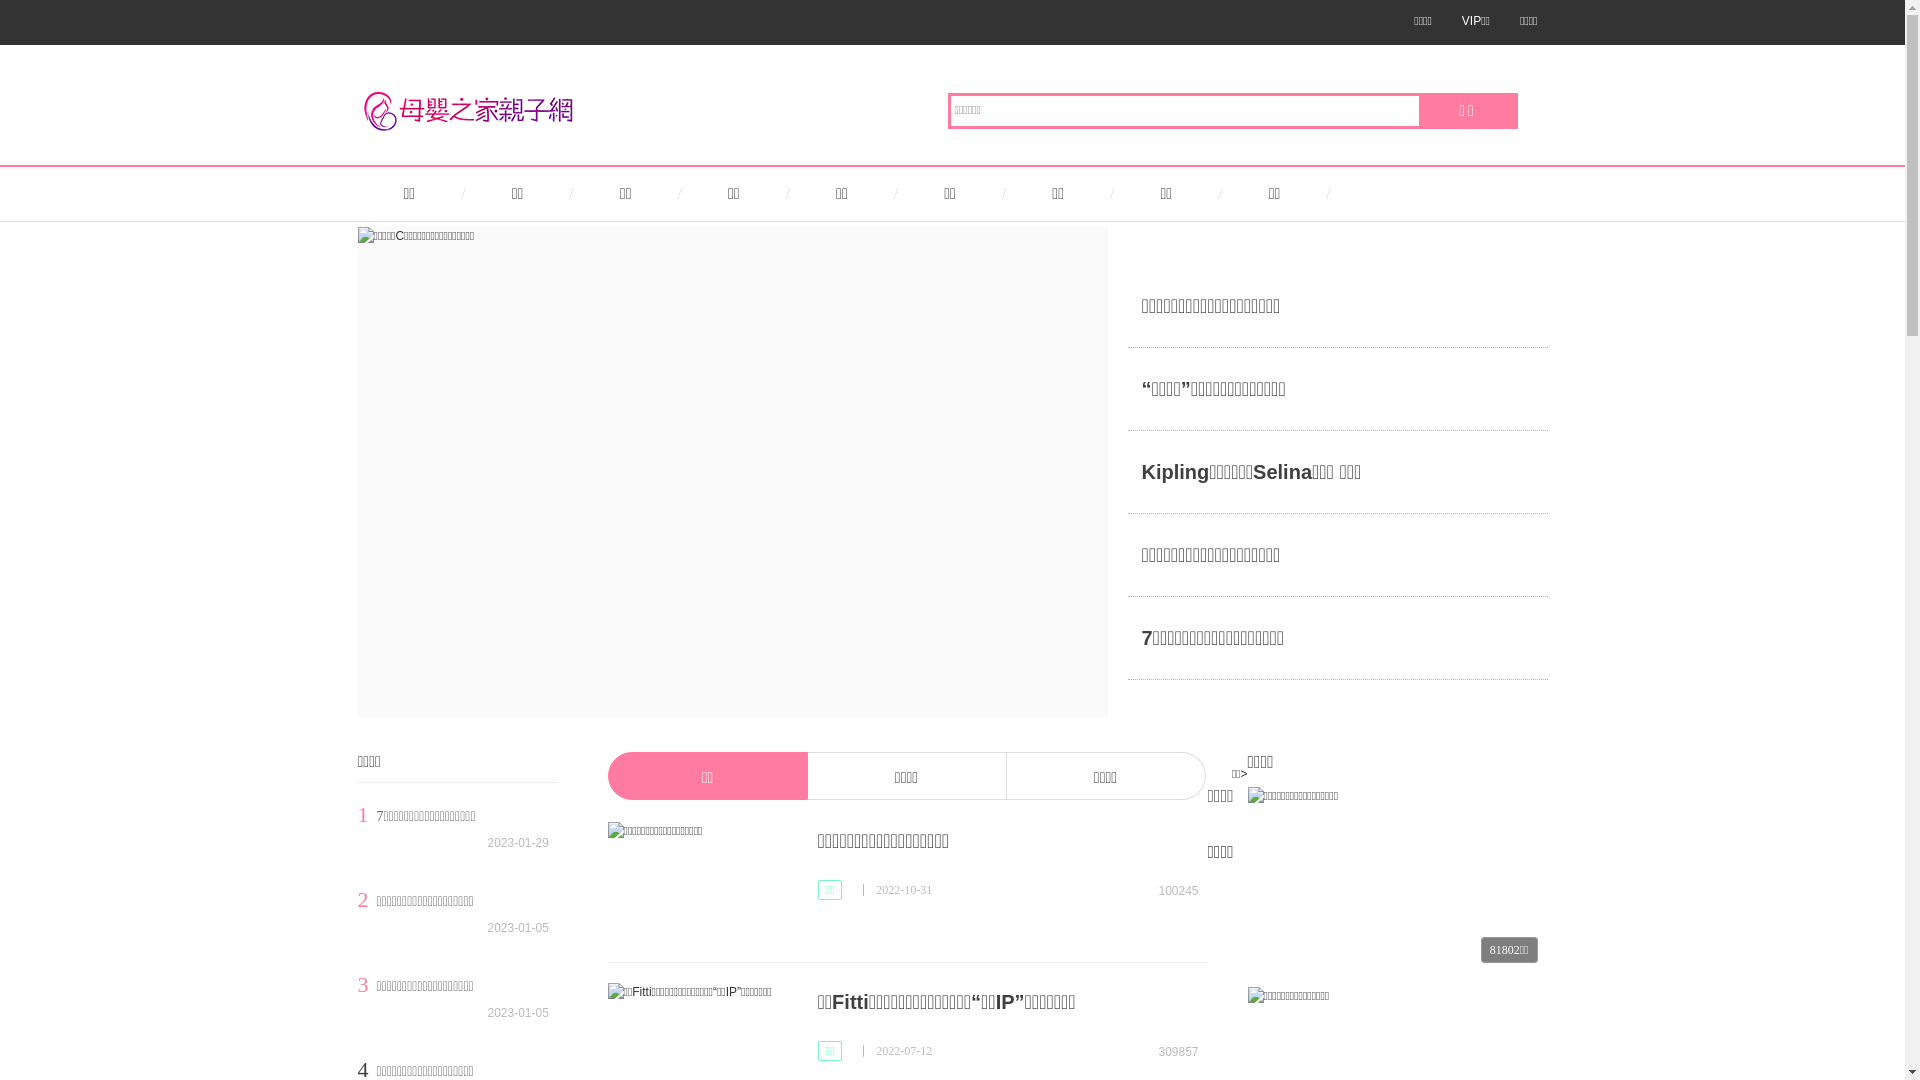 The image size is (1920, 1080). What do you see at coordinates (1169, 1048) in the screenshot?
I see `'309857'` at bounding box center [1169, 1048].